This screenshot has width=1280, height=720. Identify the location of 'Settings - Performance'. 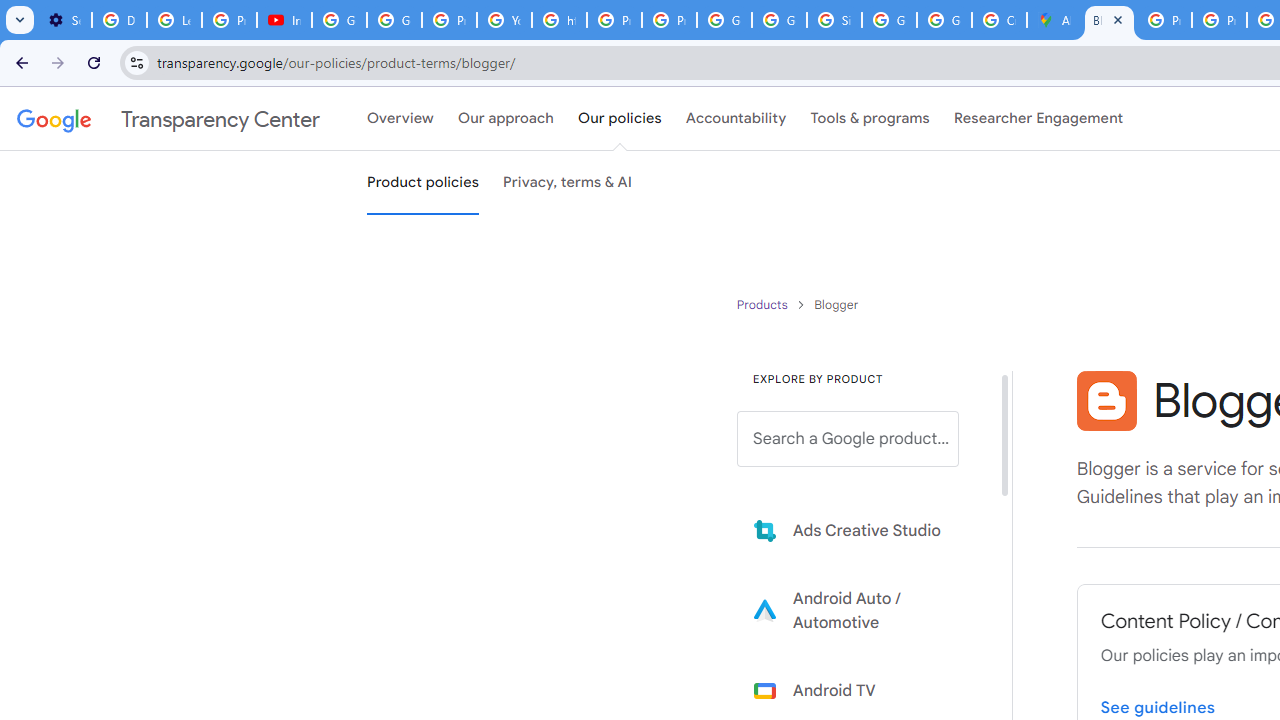
(64, 20).